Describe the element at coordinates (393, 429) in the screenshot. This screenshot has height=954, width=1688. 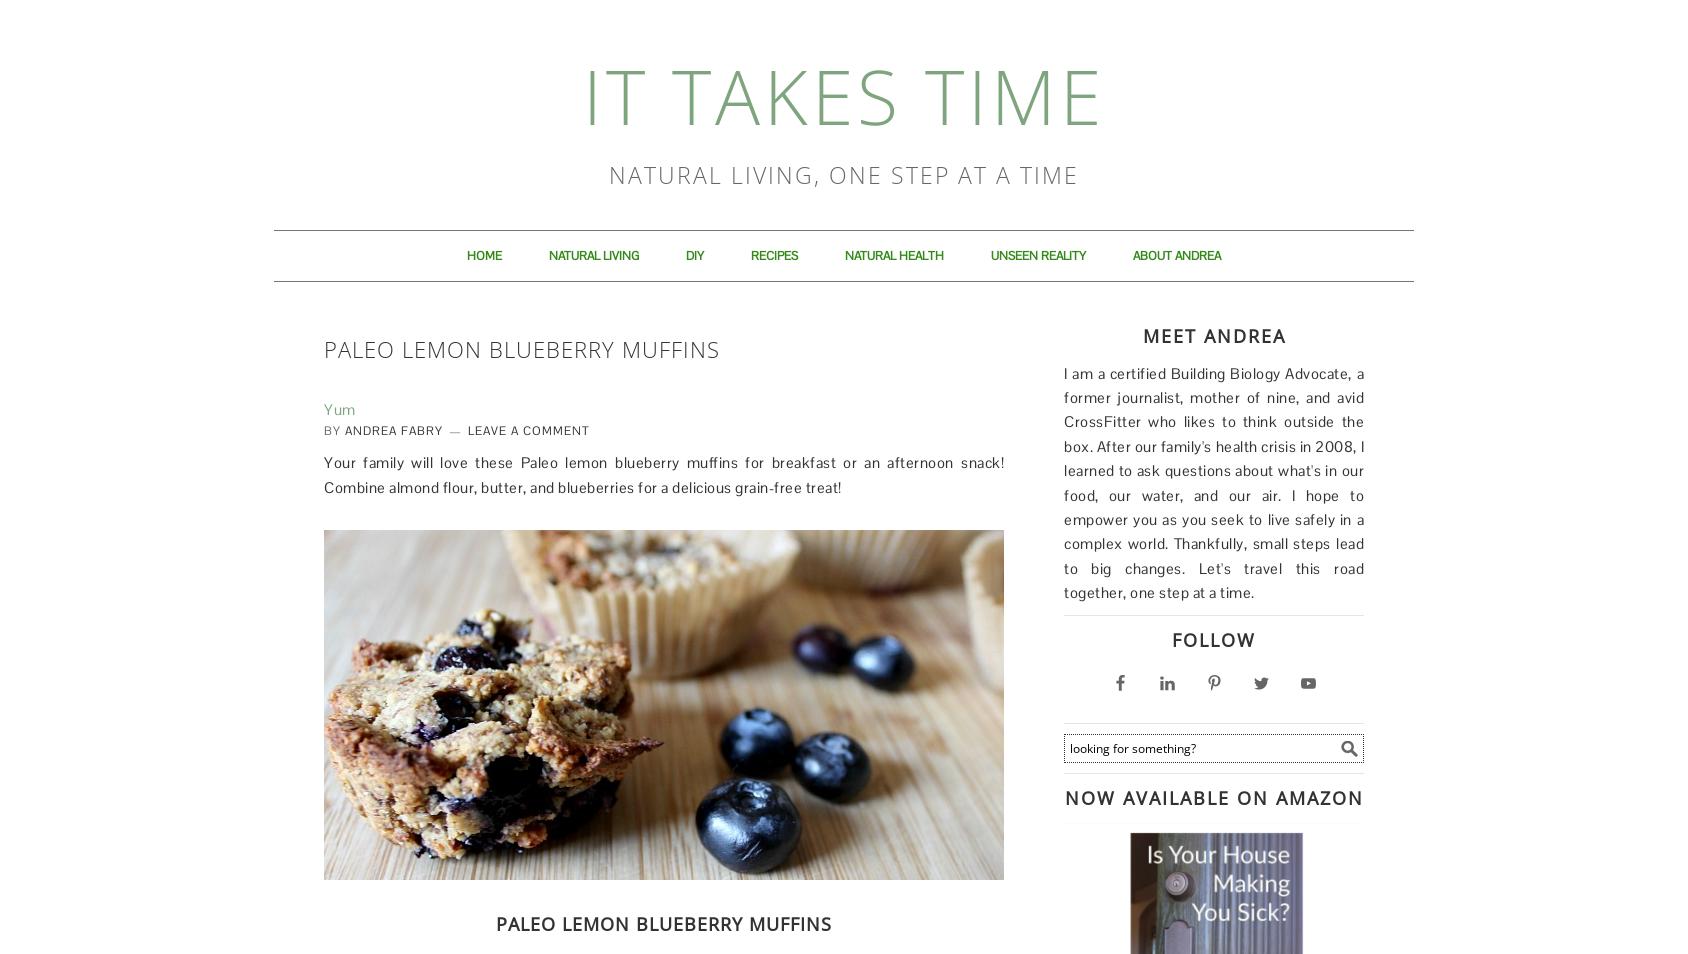
I see `'Andrea Fabry'` at that location.